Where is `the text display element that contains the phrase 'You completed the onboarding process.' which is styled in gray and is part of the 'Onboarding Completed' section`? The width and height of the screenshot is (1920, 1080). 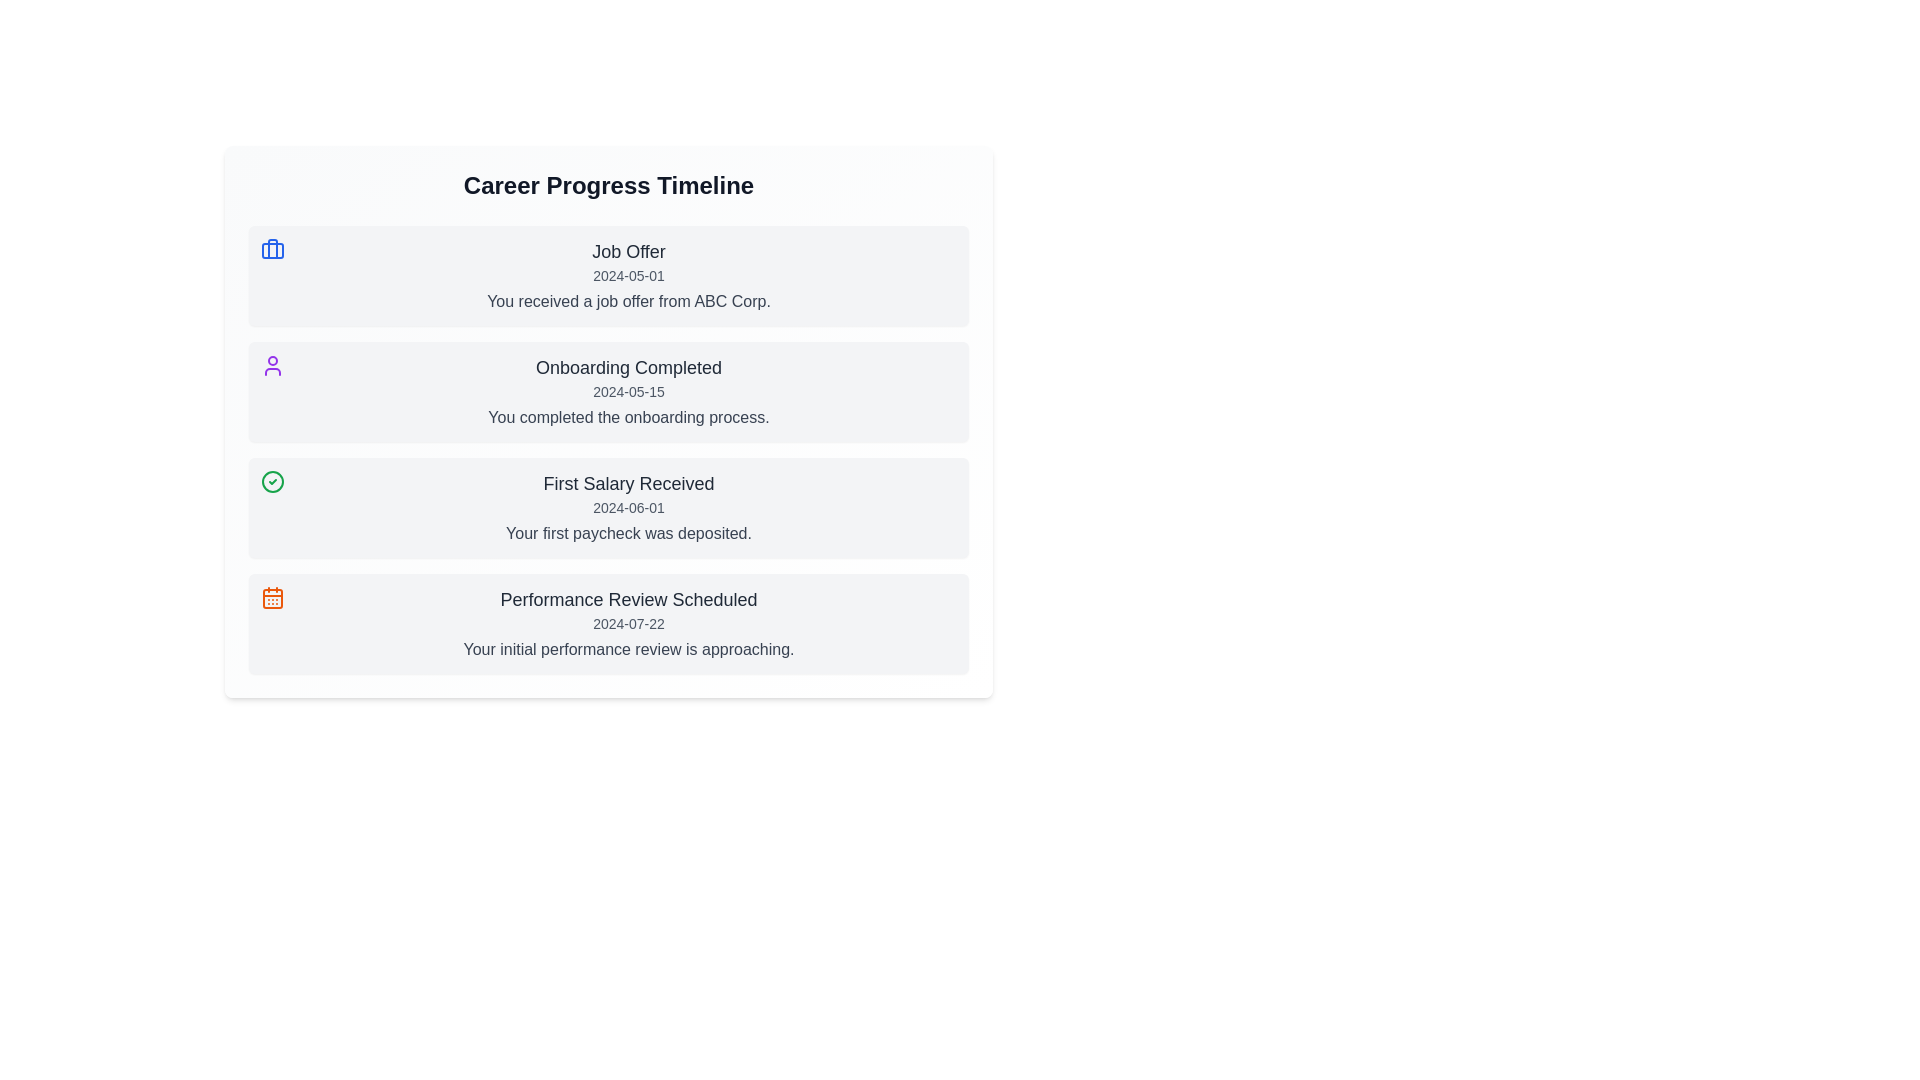 the text display element that contains the phrase 'You completed the onboarding process.' which is styled in gray and is part of the 'Onboarding Completed' section is located at coordinates (627, 416).